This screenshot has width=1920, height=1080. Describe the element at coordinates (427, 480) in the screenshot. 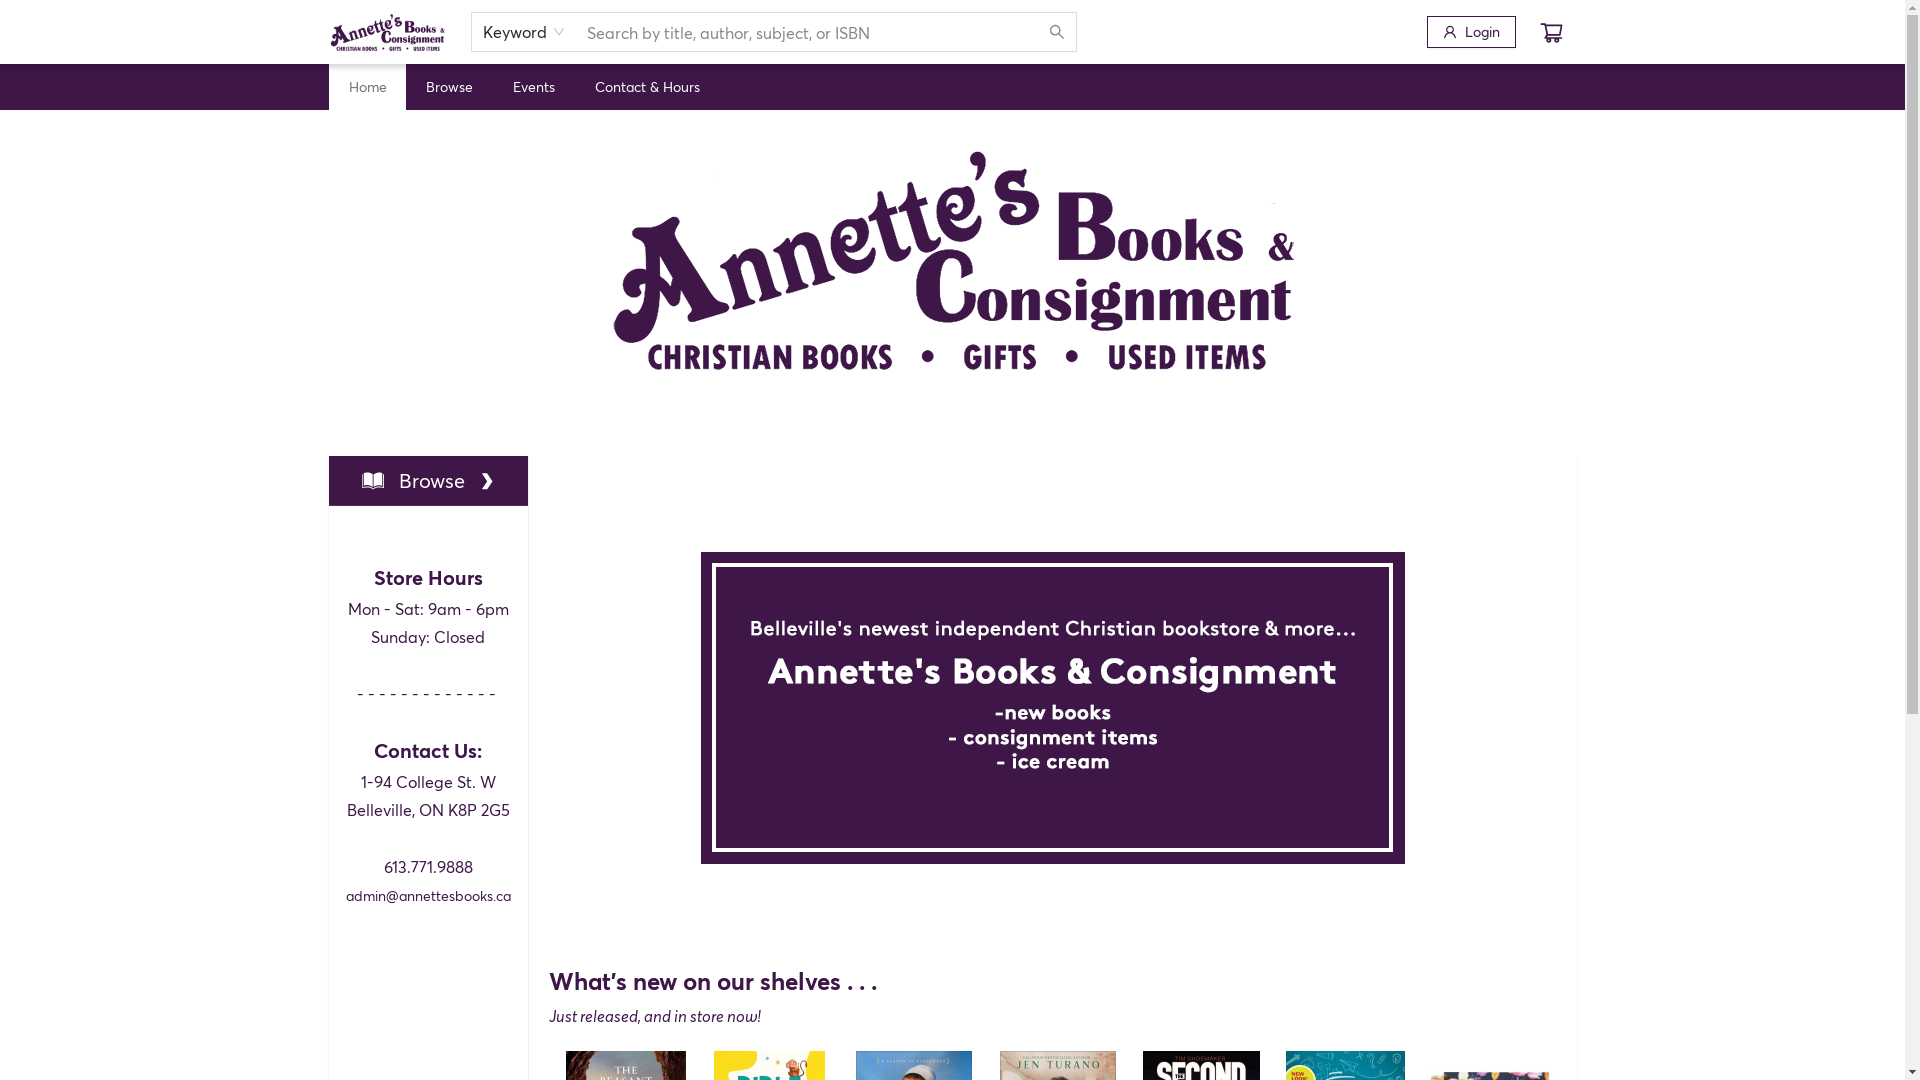

I see `'  Browse  '` at that location.